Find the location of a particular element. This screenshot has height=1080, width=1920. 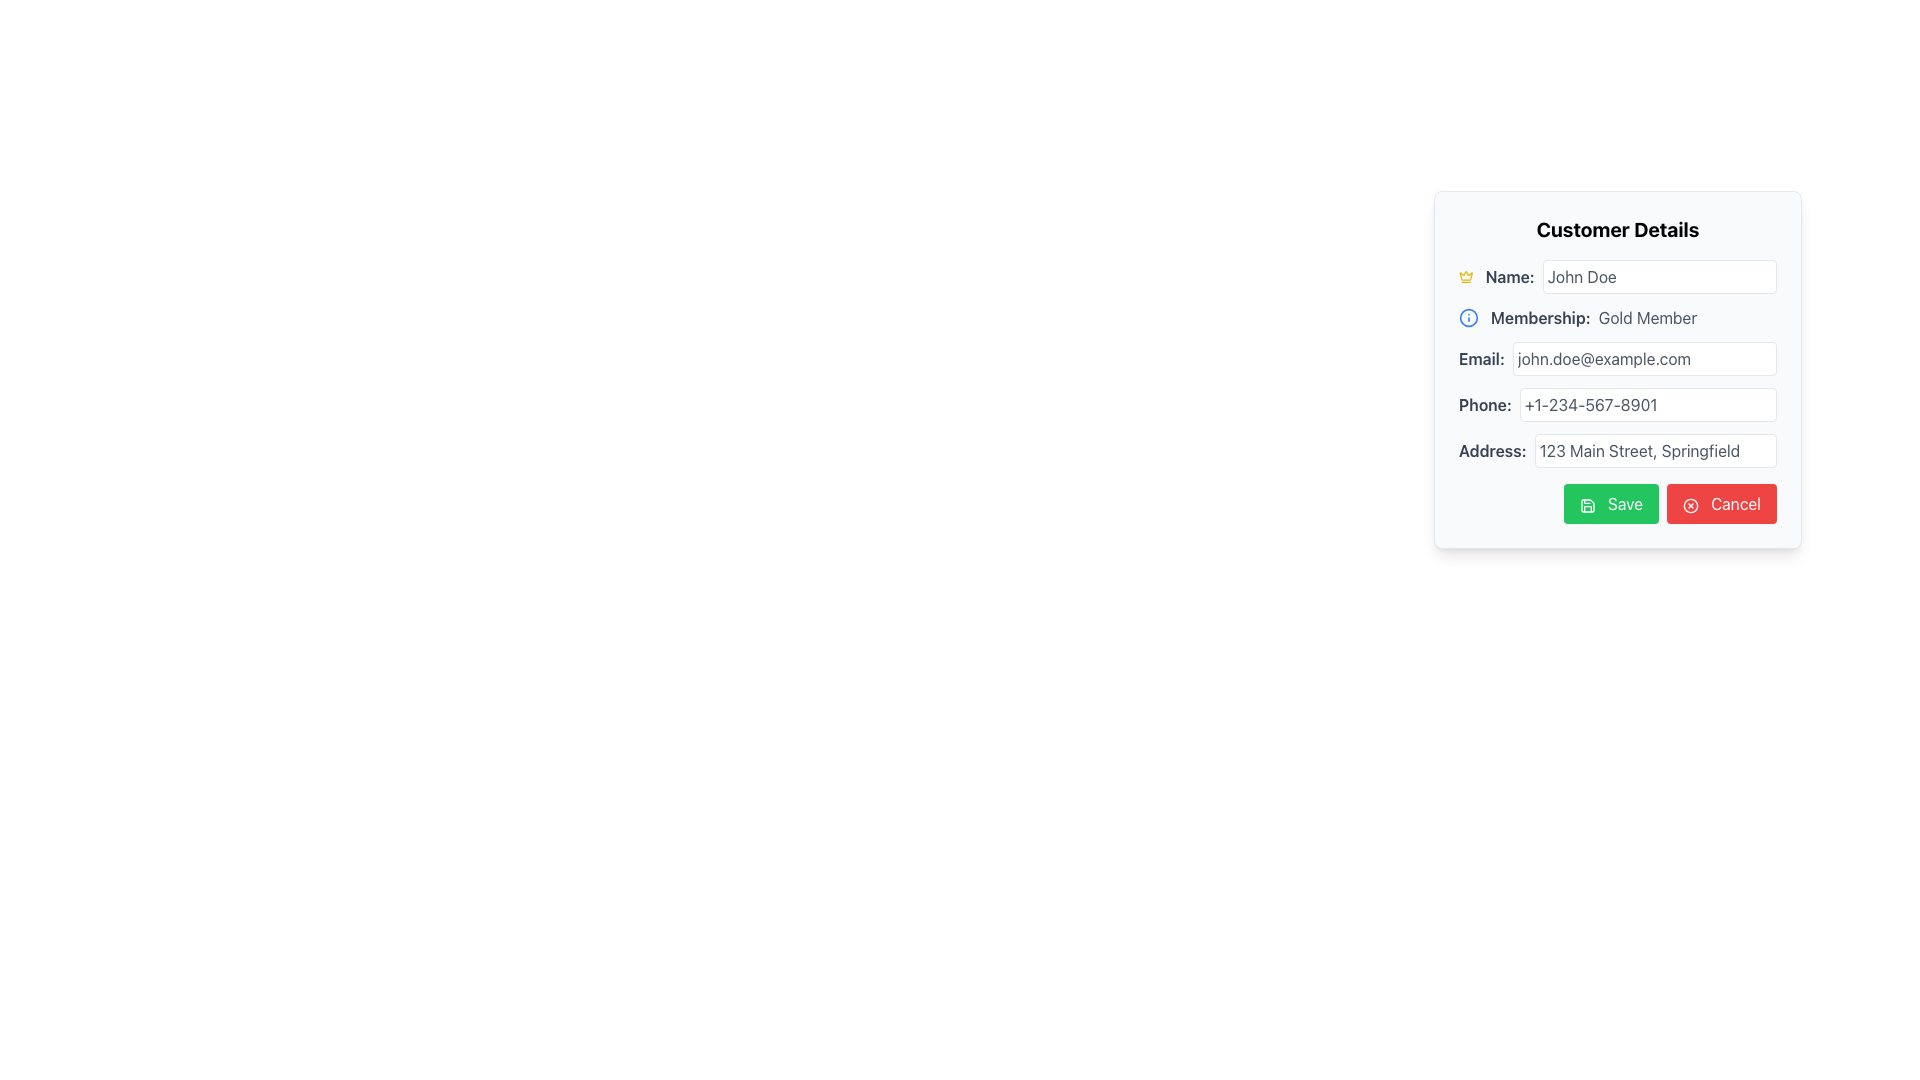

the text label displaying 'Name:' in bold grayish color, located to the left of the input field for 'John Doe' is located at coordinates (1510, 277).